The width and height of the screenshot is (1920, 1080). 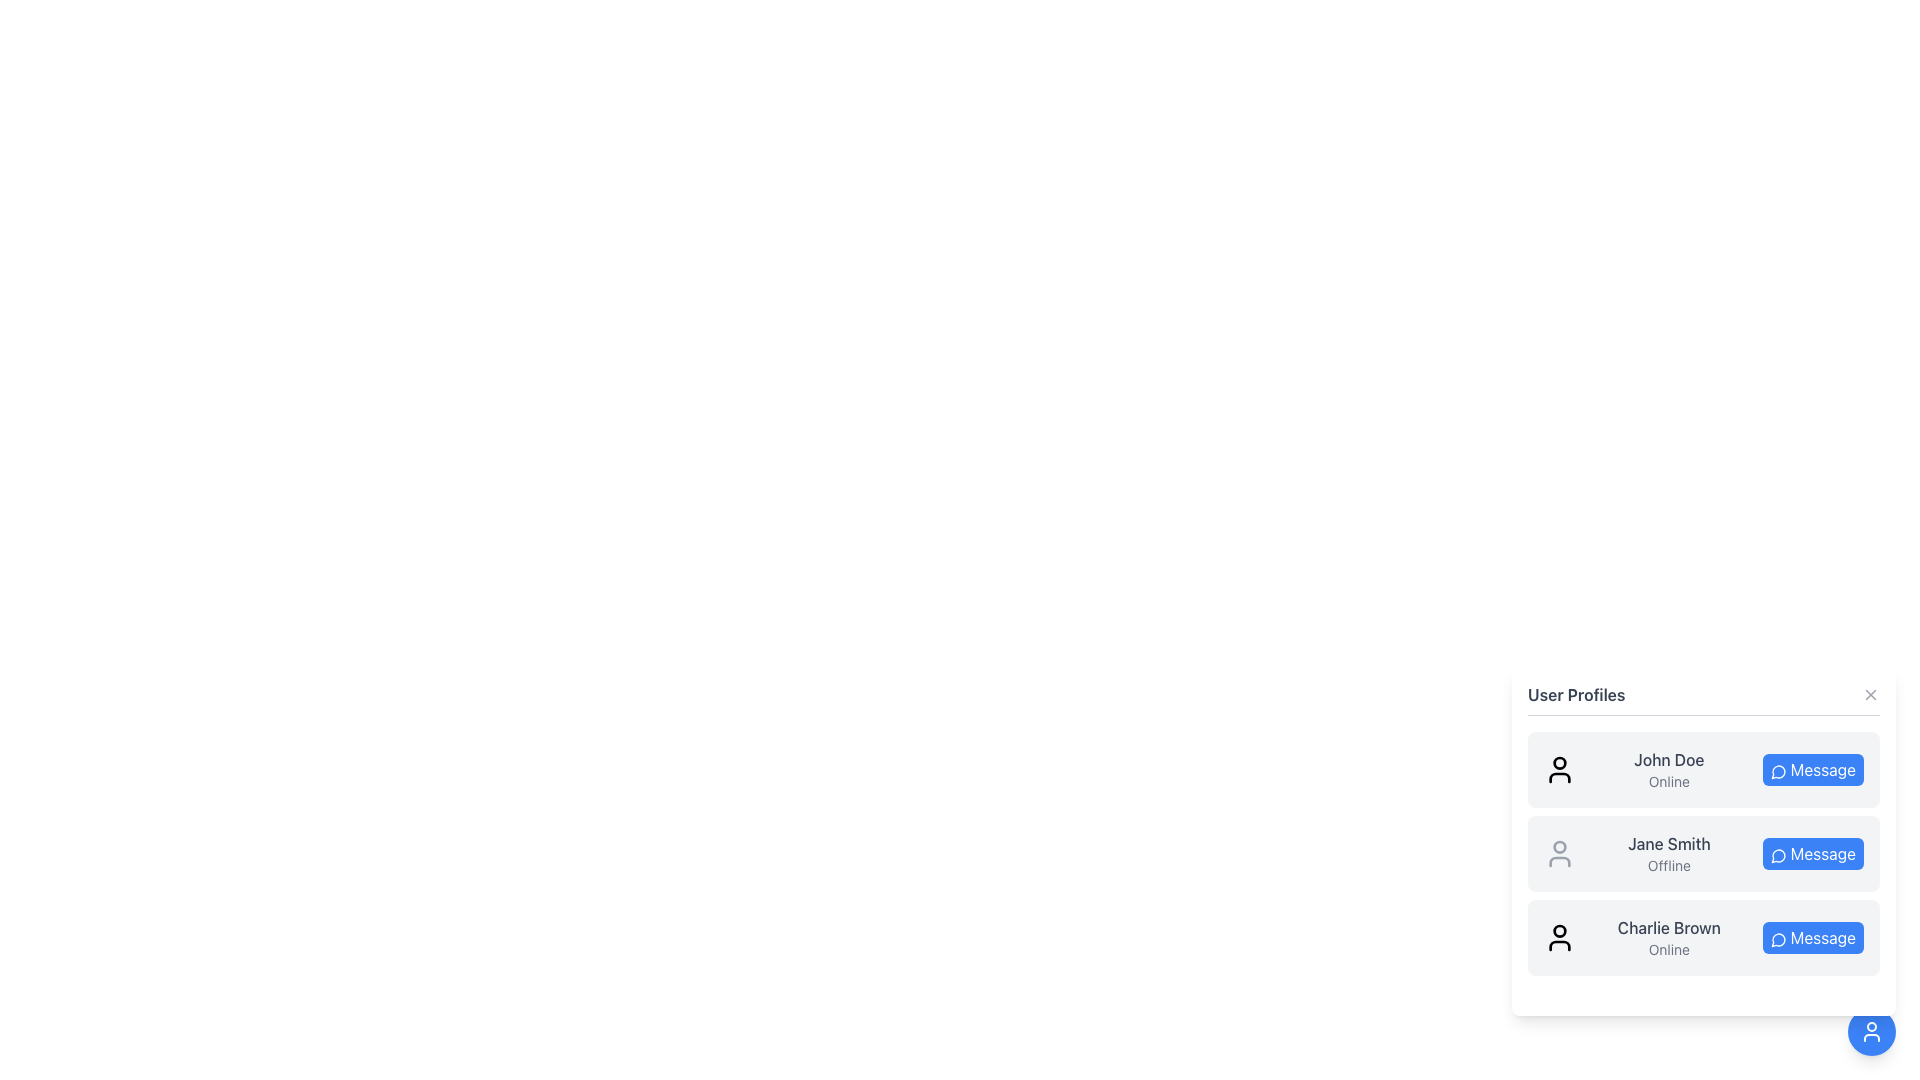 I want to click on the user name text label located at the topmost entry in the user profiles list, positioned to the right of the user icon and above the 'Online' text, so click(x=1669, y=759).